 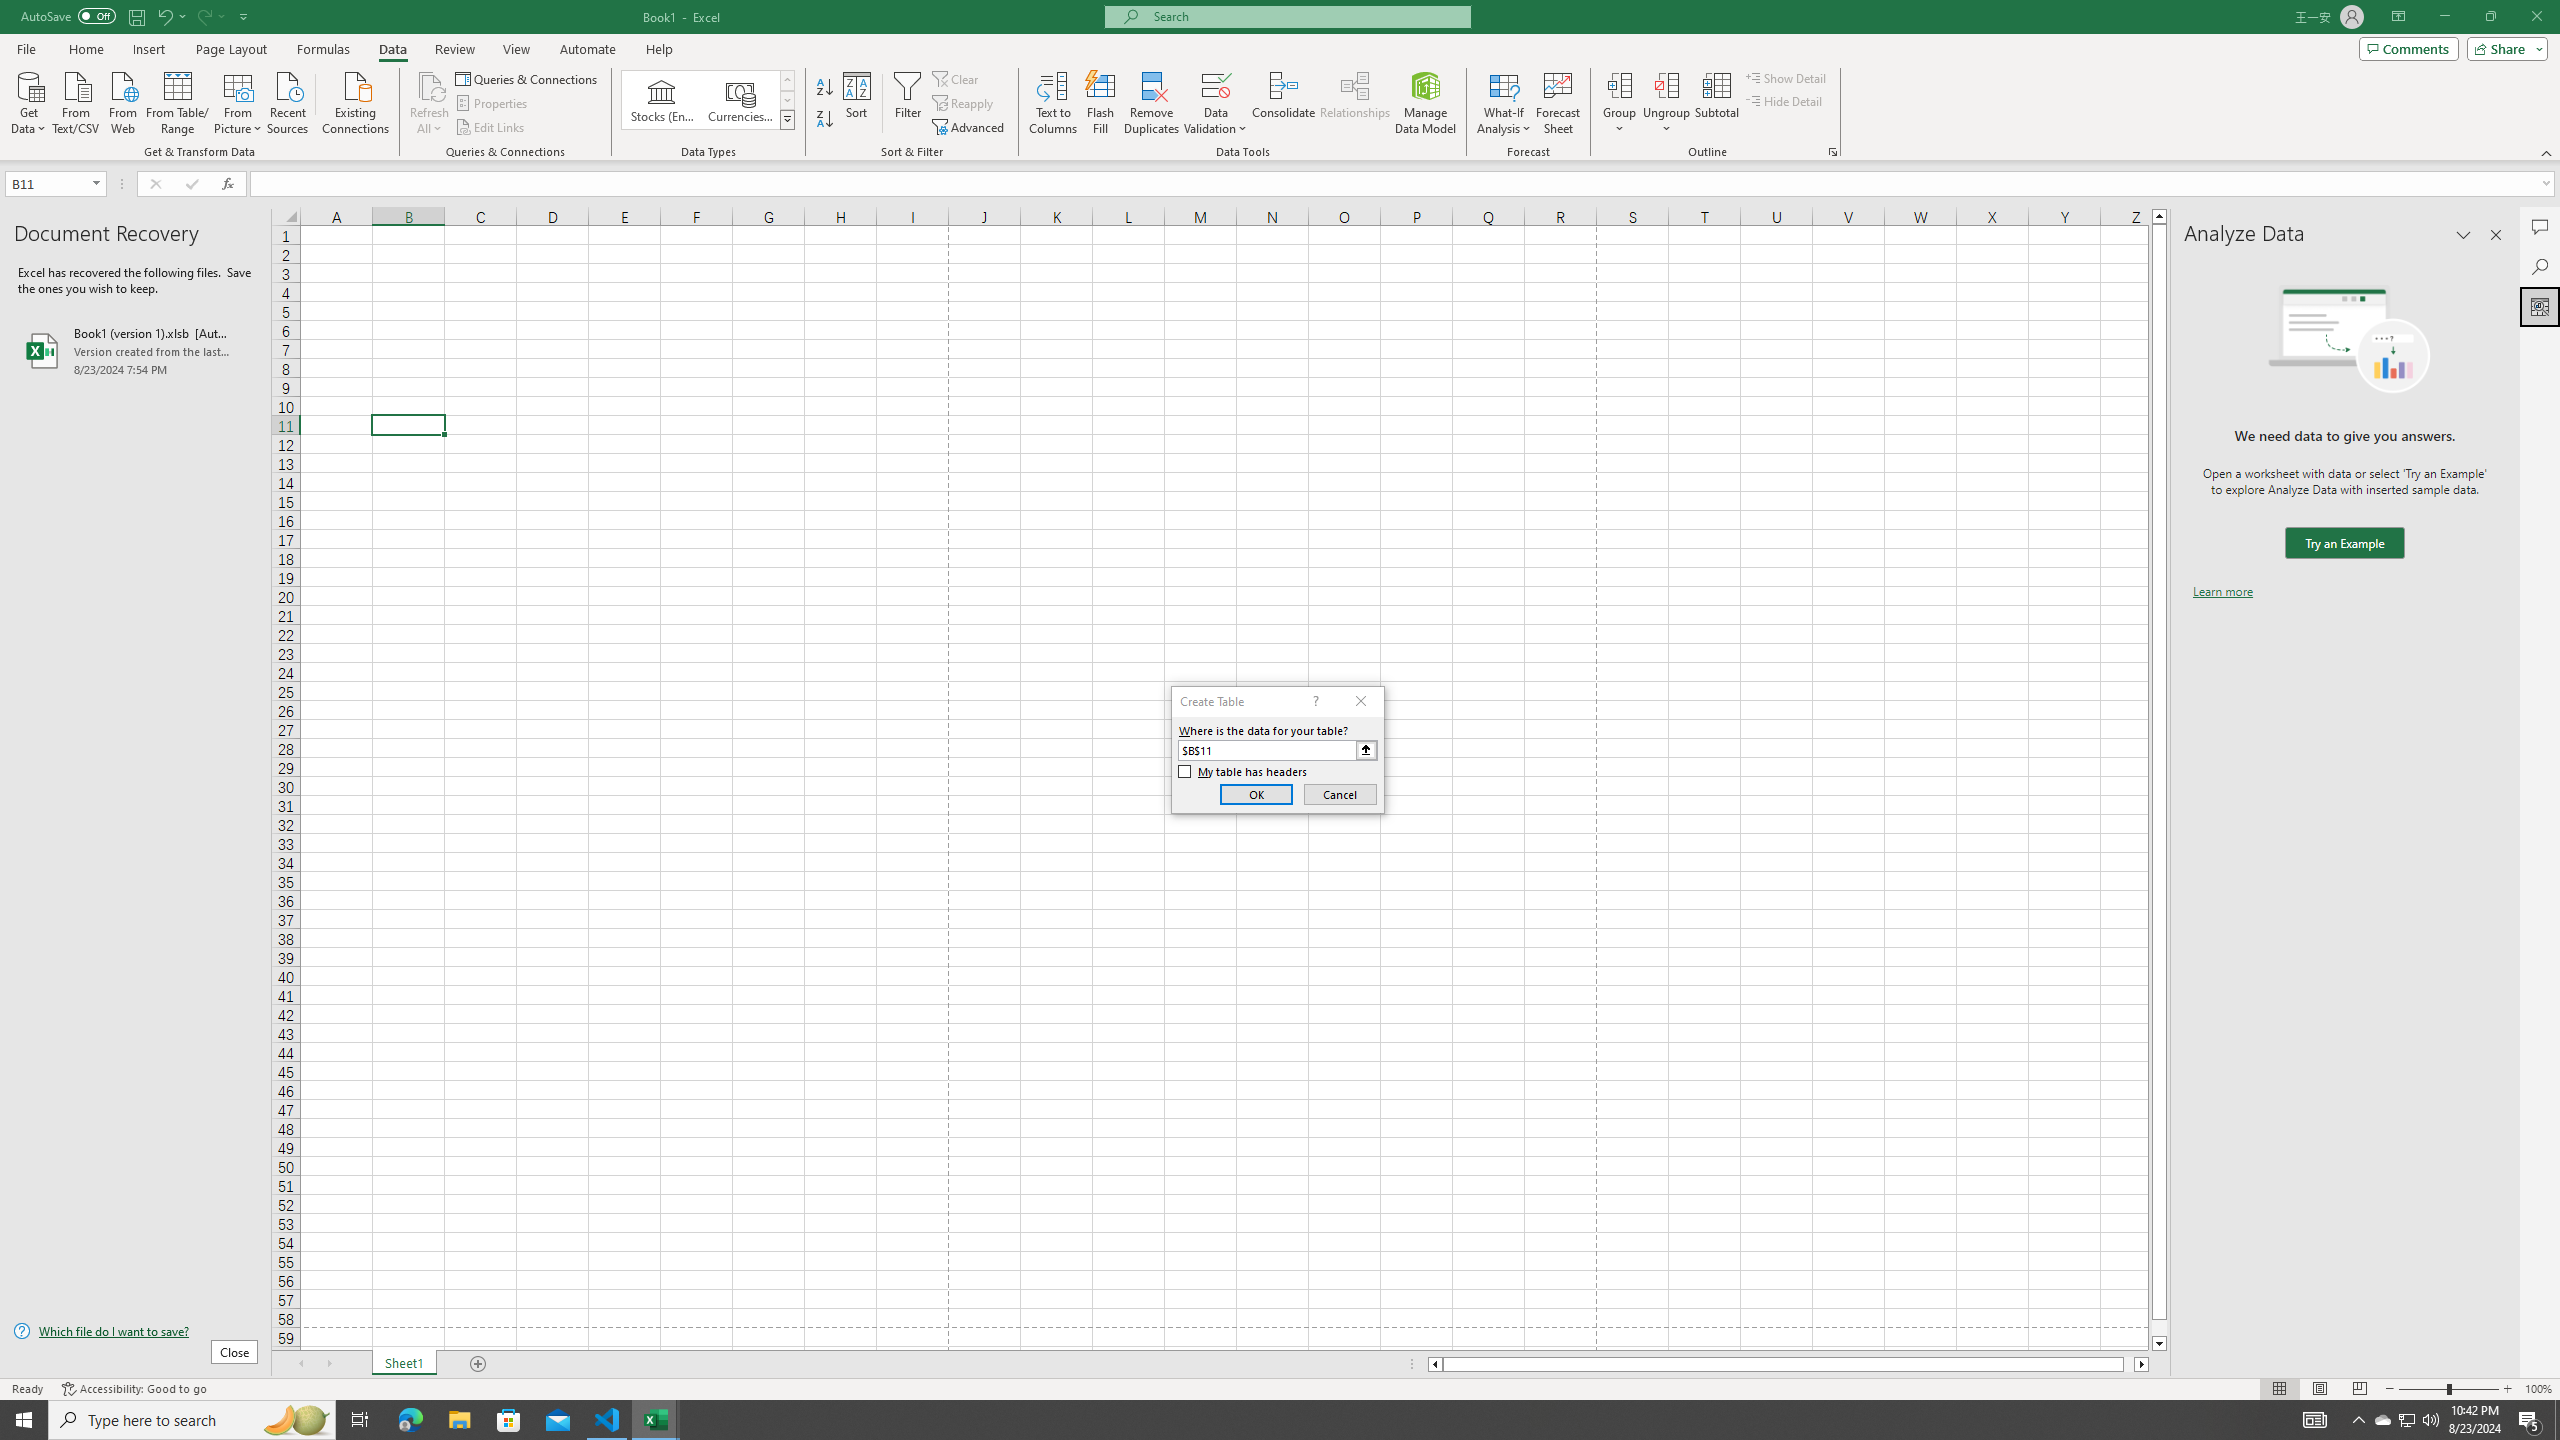 What do you see at coordinates (1100, 103) in the screenshot?
I see `'Flash Fill'` at bounding box center [1100, 103].